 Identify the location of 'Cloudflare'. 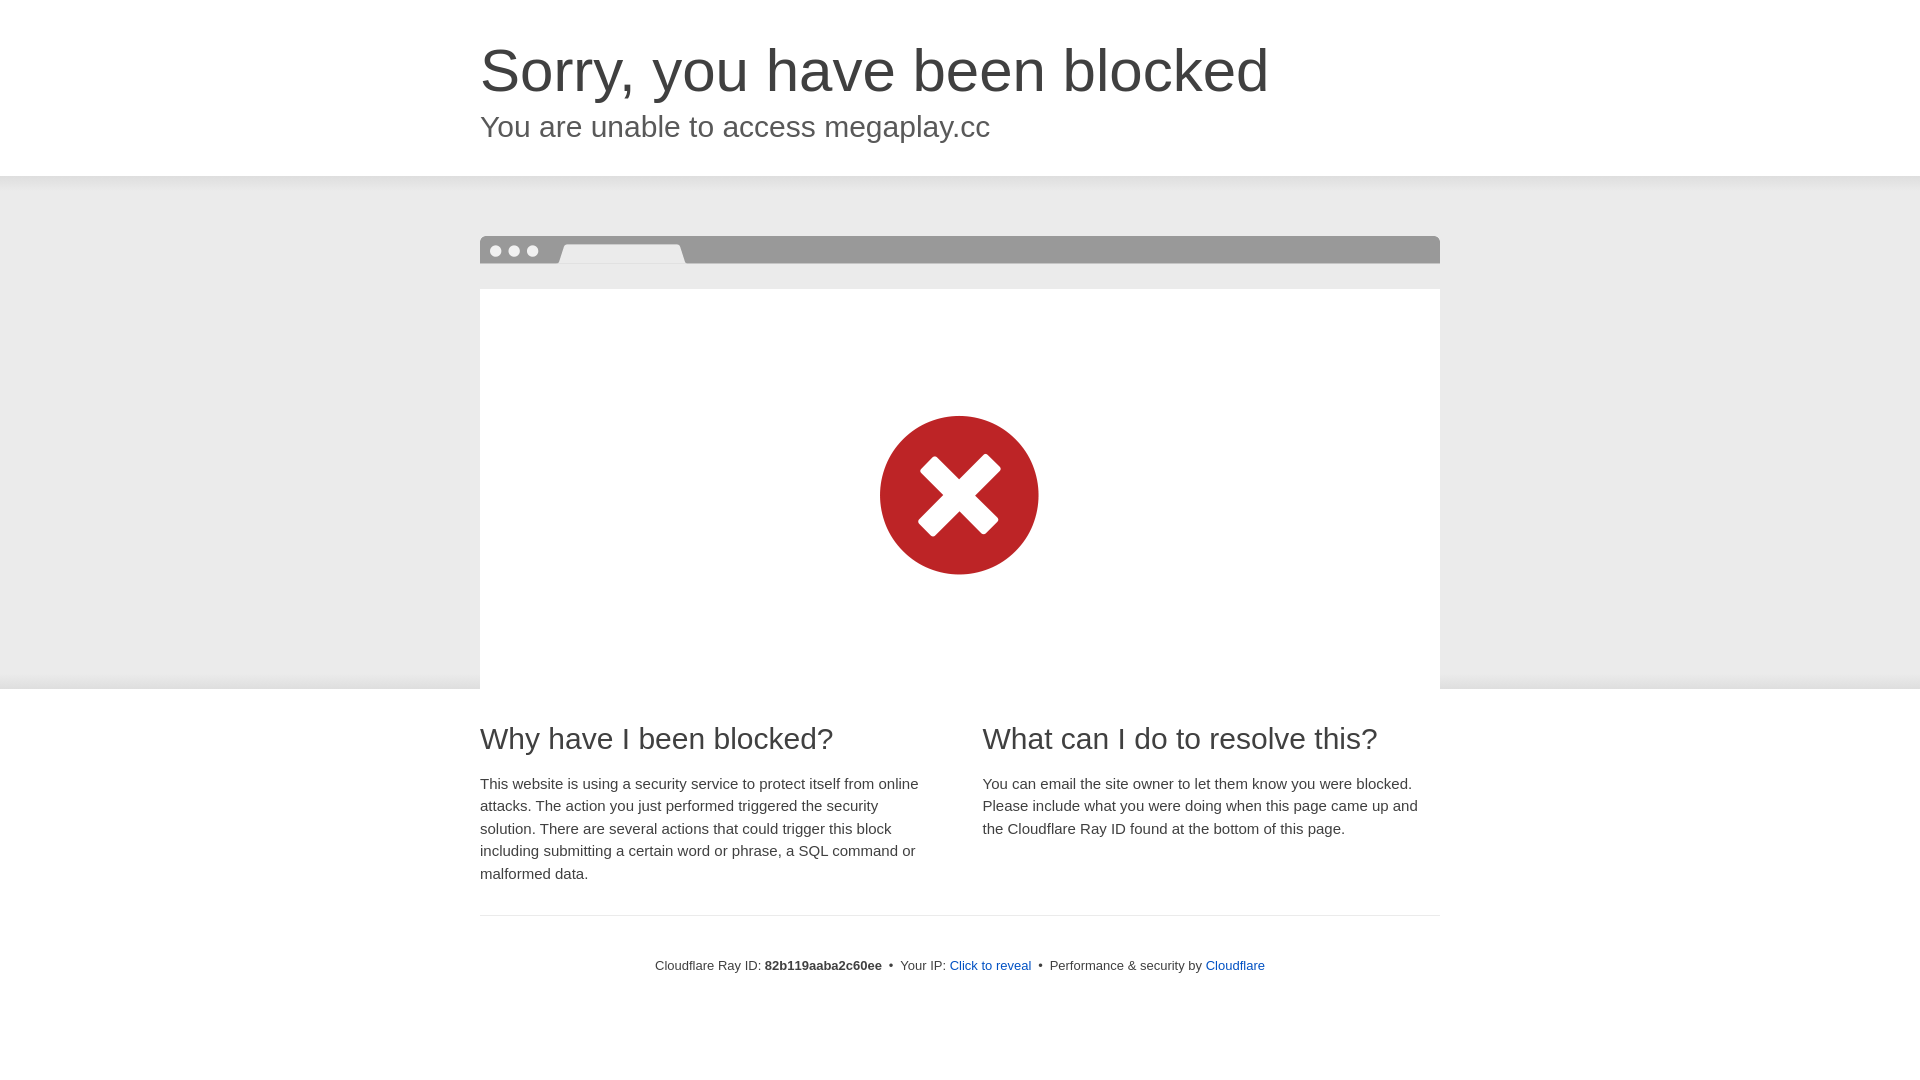
(1234, 964).